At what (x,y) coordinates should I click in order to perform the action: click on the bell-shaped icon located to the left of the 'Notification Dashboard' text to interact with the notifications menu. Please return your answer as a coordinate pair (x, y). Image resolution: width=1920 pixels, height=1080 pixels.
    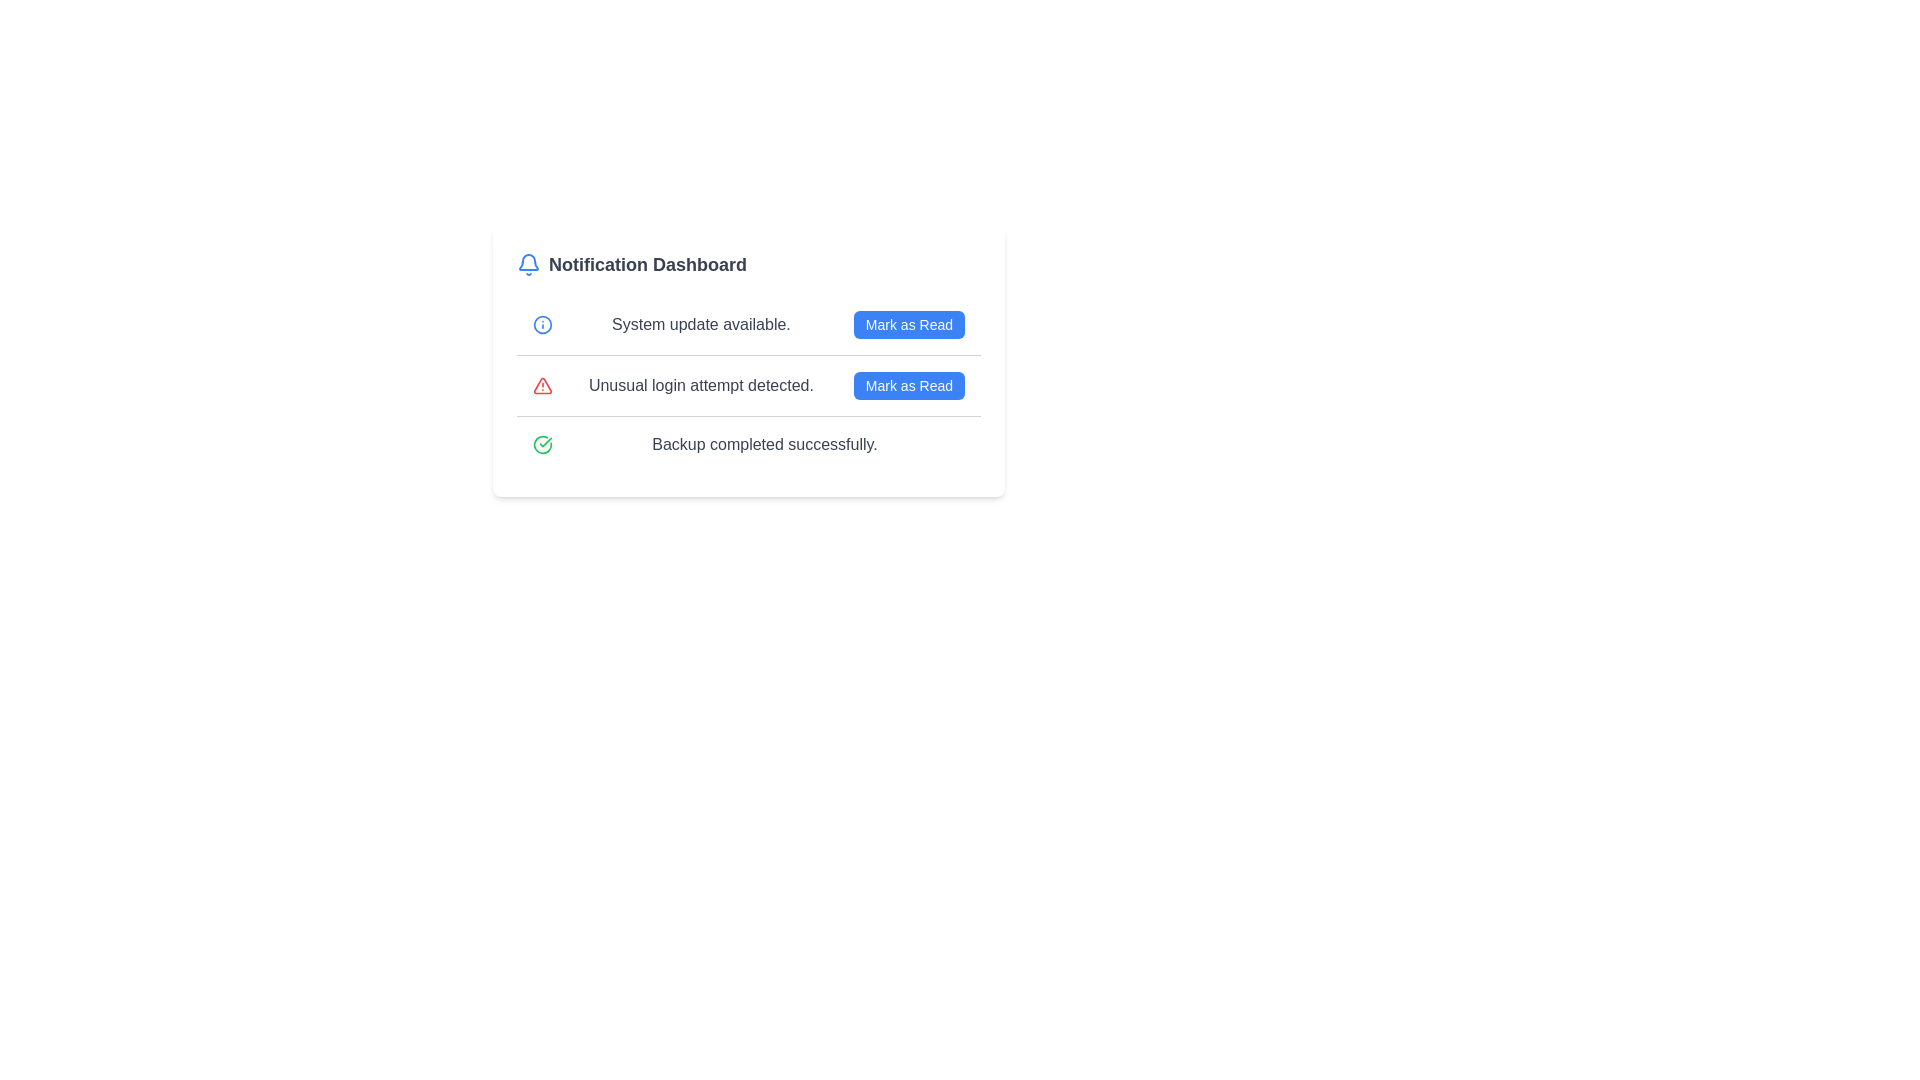
    Looking at the image, I should click on (528, 264).